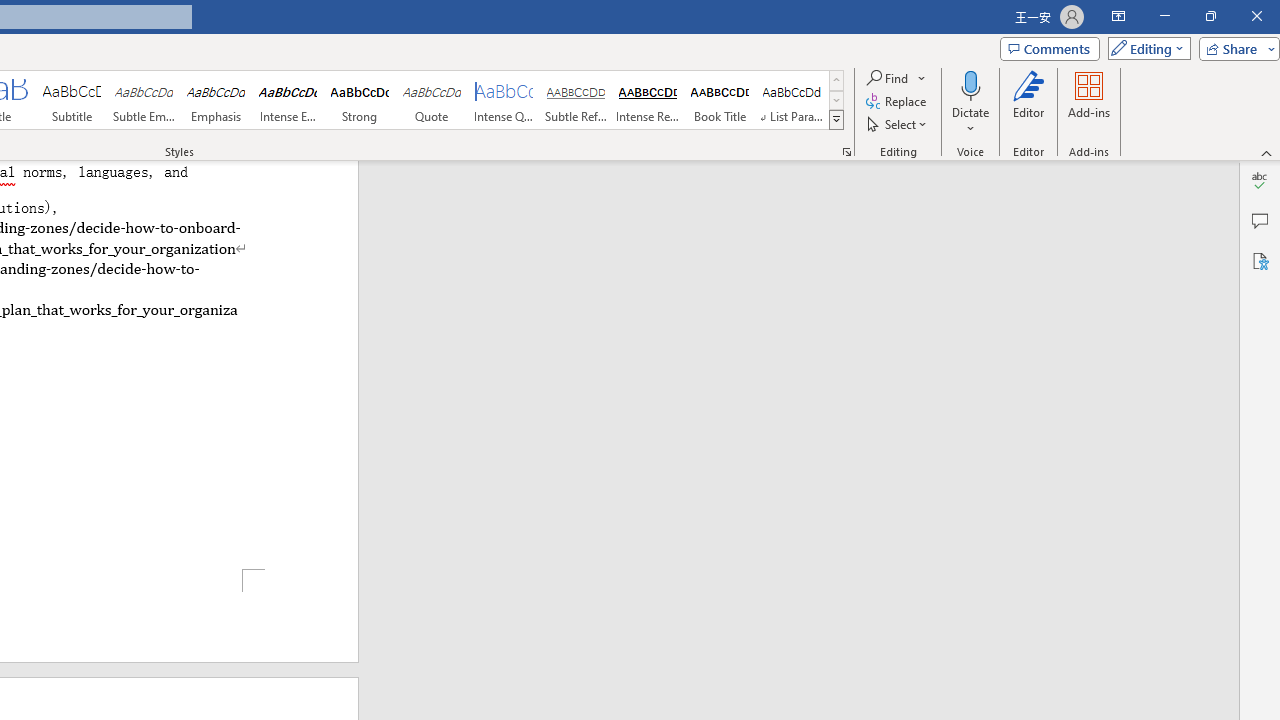 The height and width of the screenshot is (720, 1280). I want to click on 'Row up', so click(836, 79).